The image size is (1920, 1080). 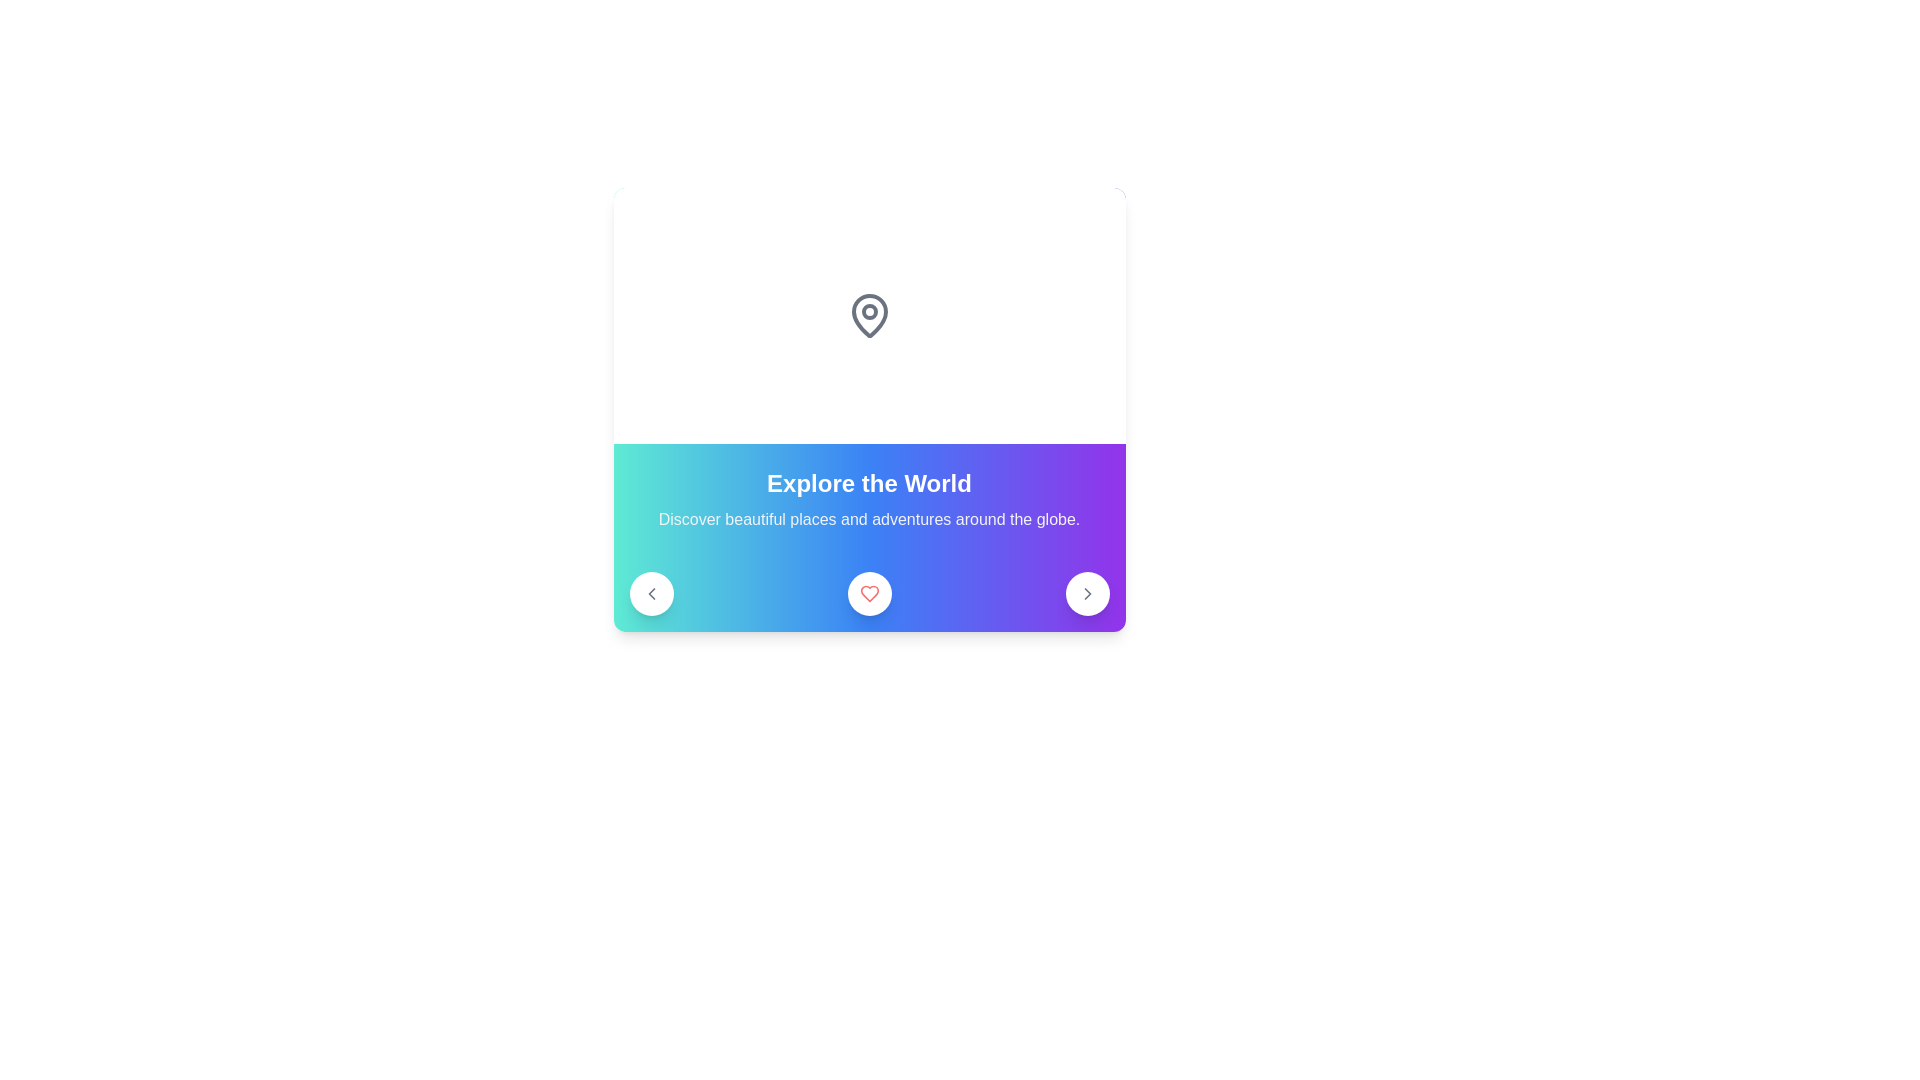 What do you see at coordinates (869, 315) in the screenshot?
I see `the static location pin icon that indicates a location-related theme, positioned above the text 'Explore the World'` at bounding box center [869, 315].